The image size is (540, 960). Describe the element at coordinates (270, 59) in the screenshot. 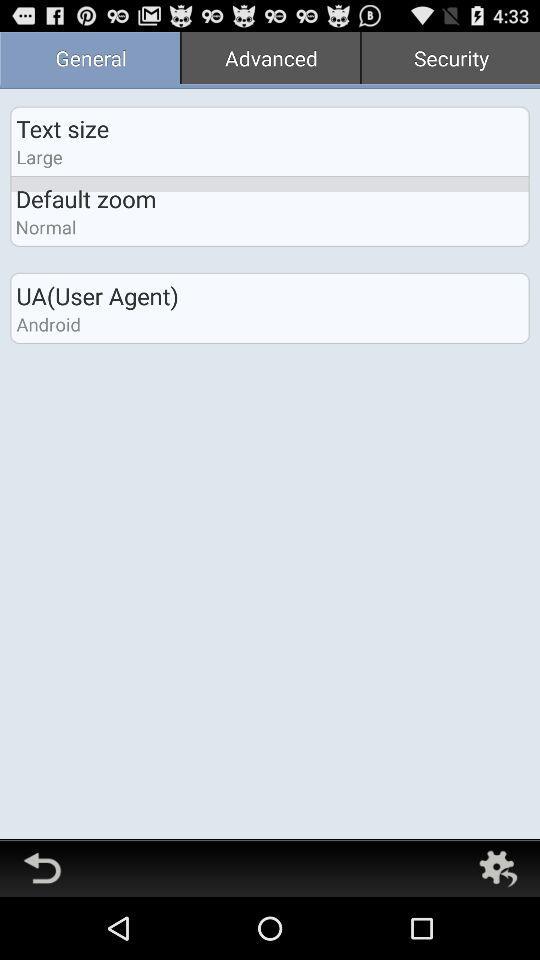

I see `the item at the top` at that location.